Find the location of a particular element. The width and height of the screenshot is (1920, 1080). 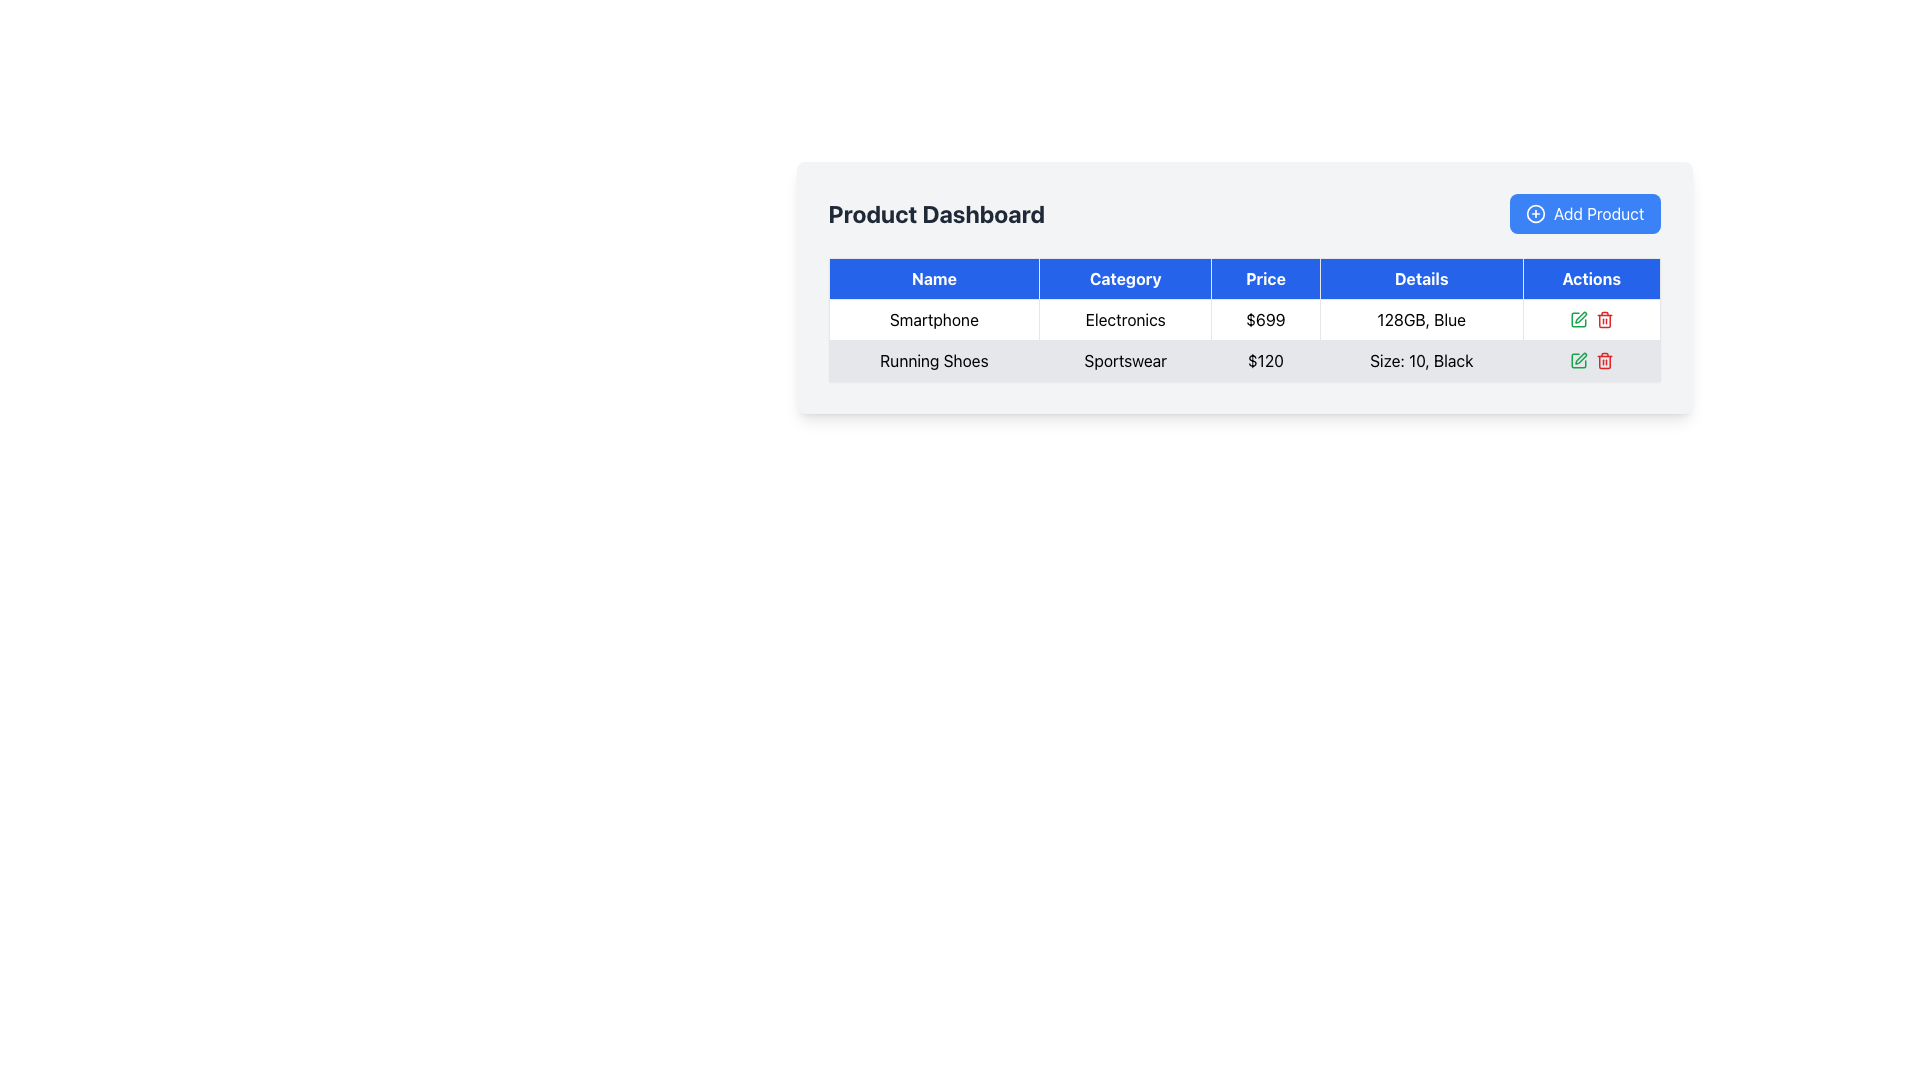

the Horizontal Icon Group located in the Actions column of the second row in the Product Dashboard section is located at coordinates (1590, 319).